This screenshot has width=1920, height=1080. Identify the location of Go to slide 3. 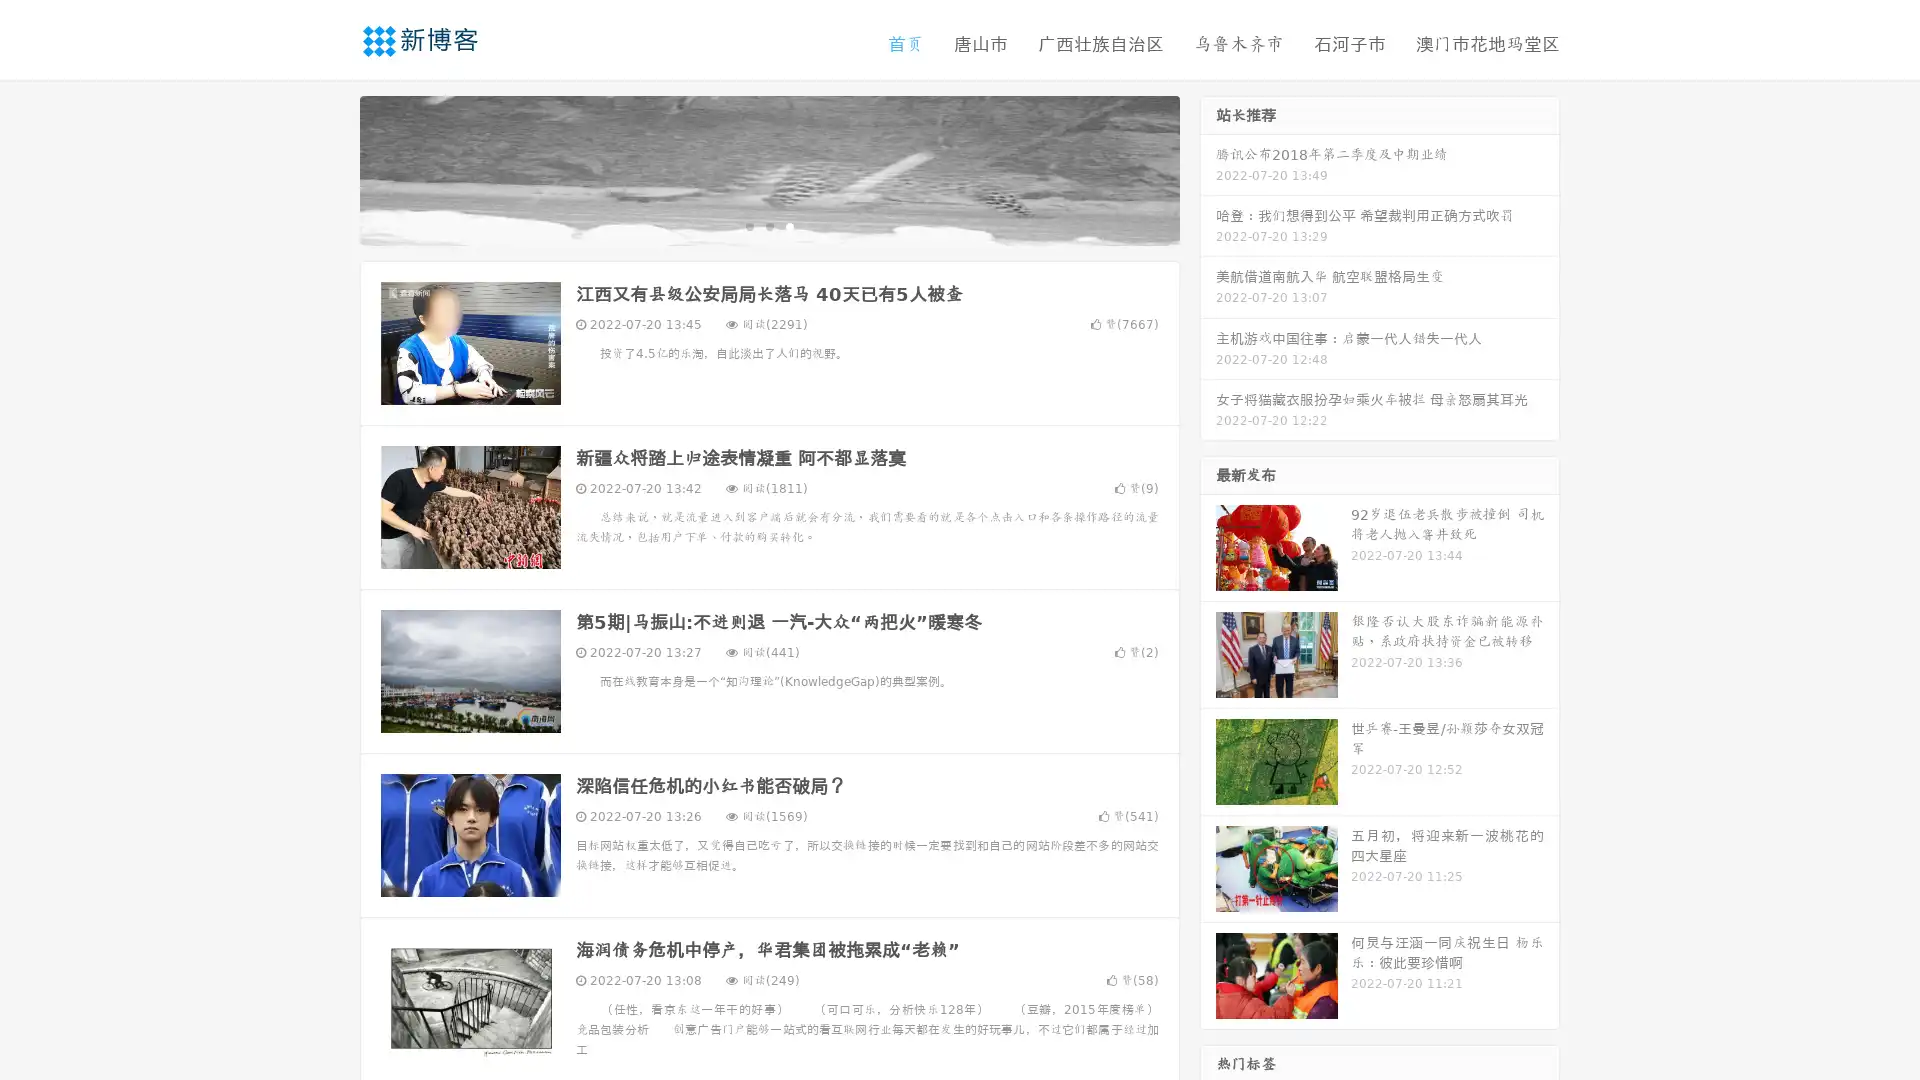
(789, 225).